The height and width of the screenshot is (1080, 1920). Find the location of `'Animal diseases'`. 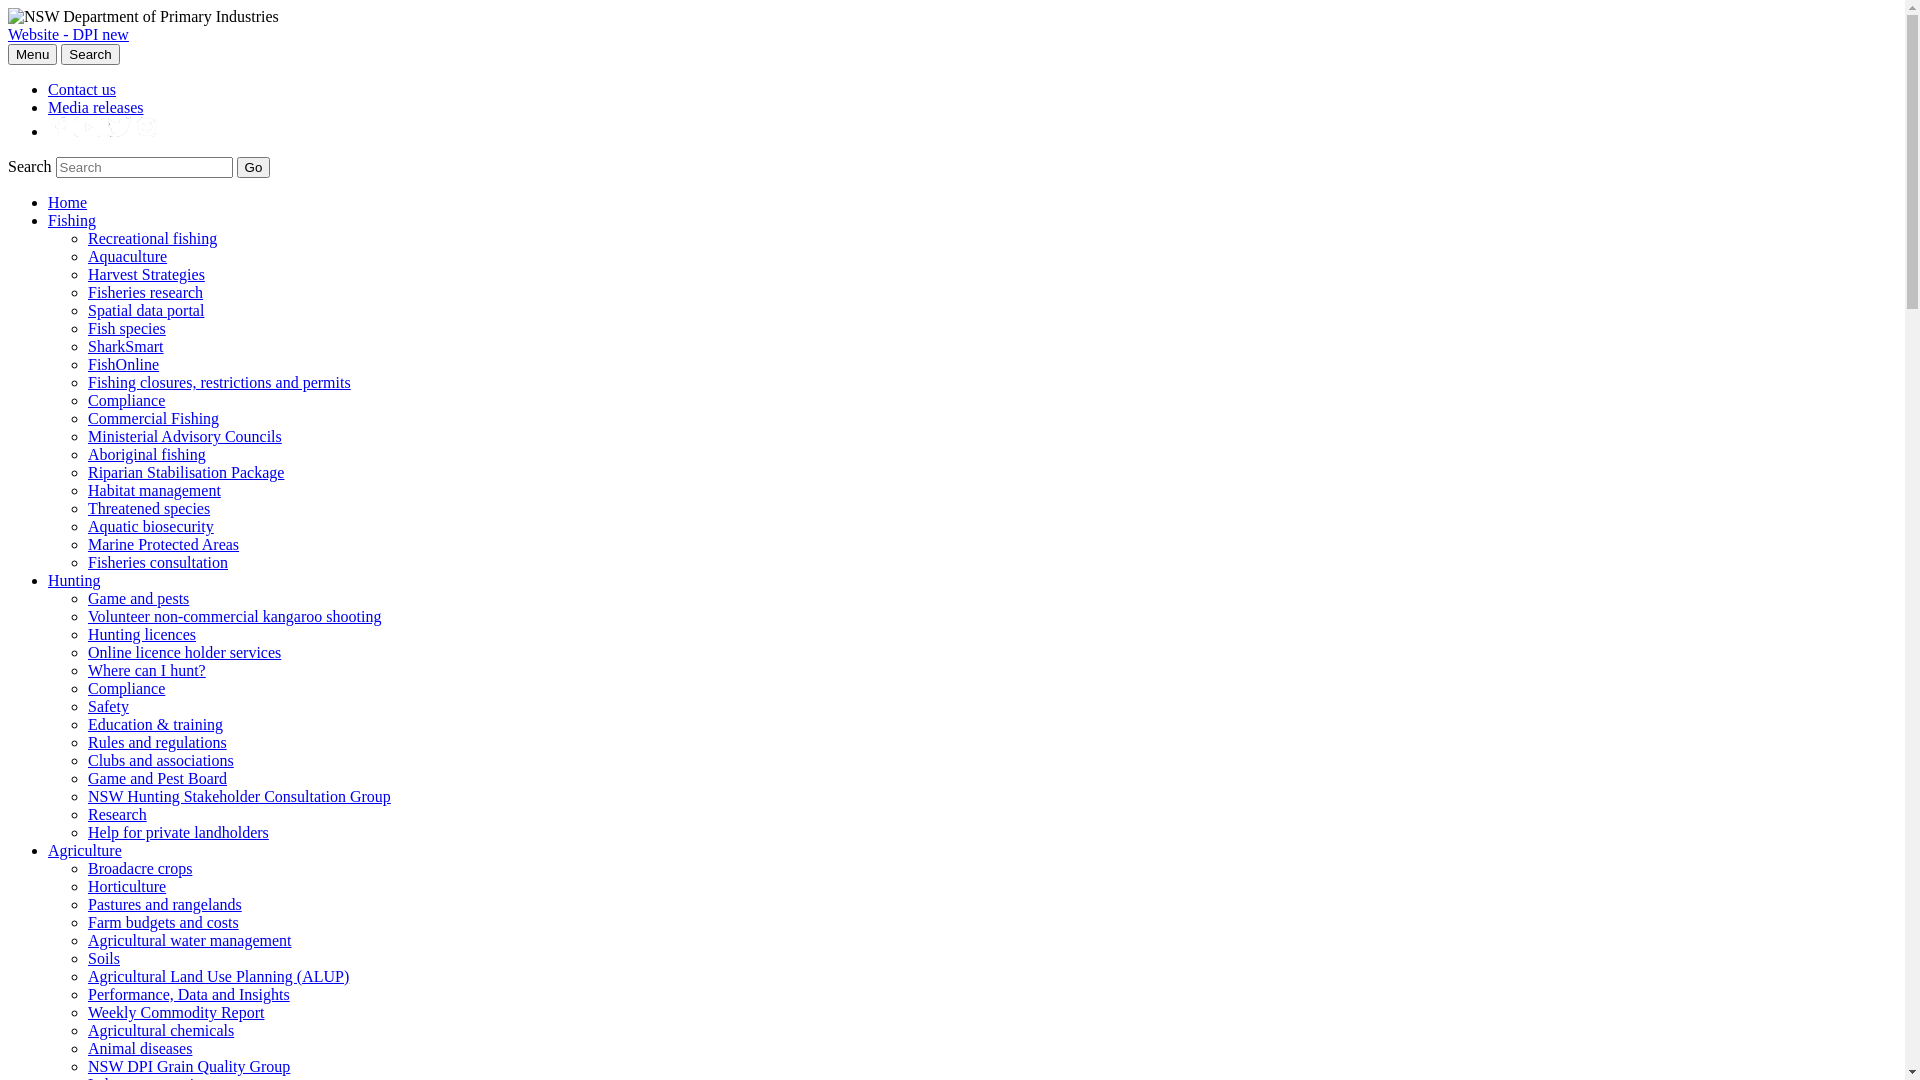

'Animal diseases' is located at coordinates (138, 1047).